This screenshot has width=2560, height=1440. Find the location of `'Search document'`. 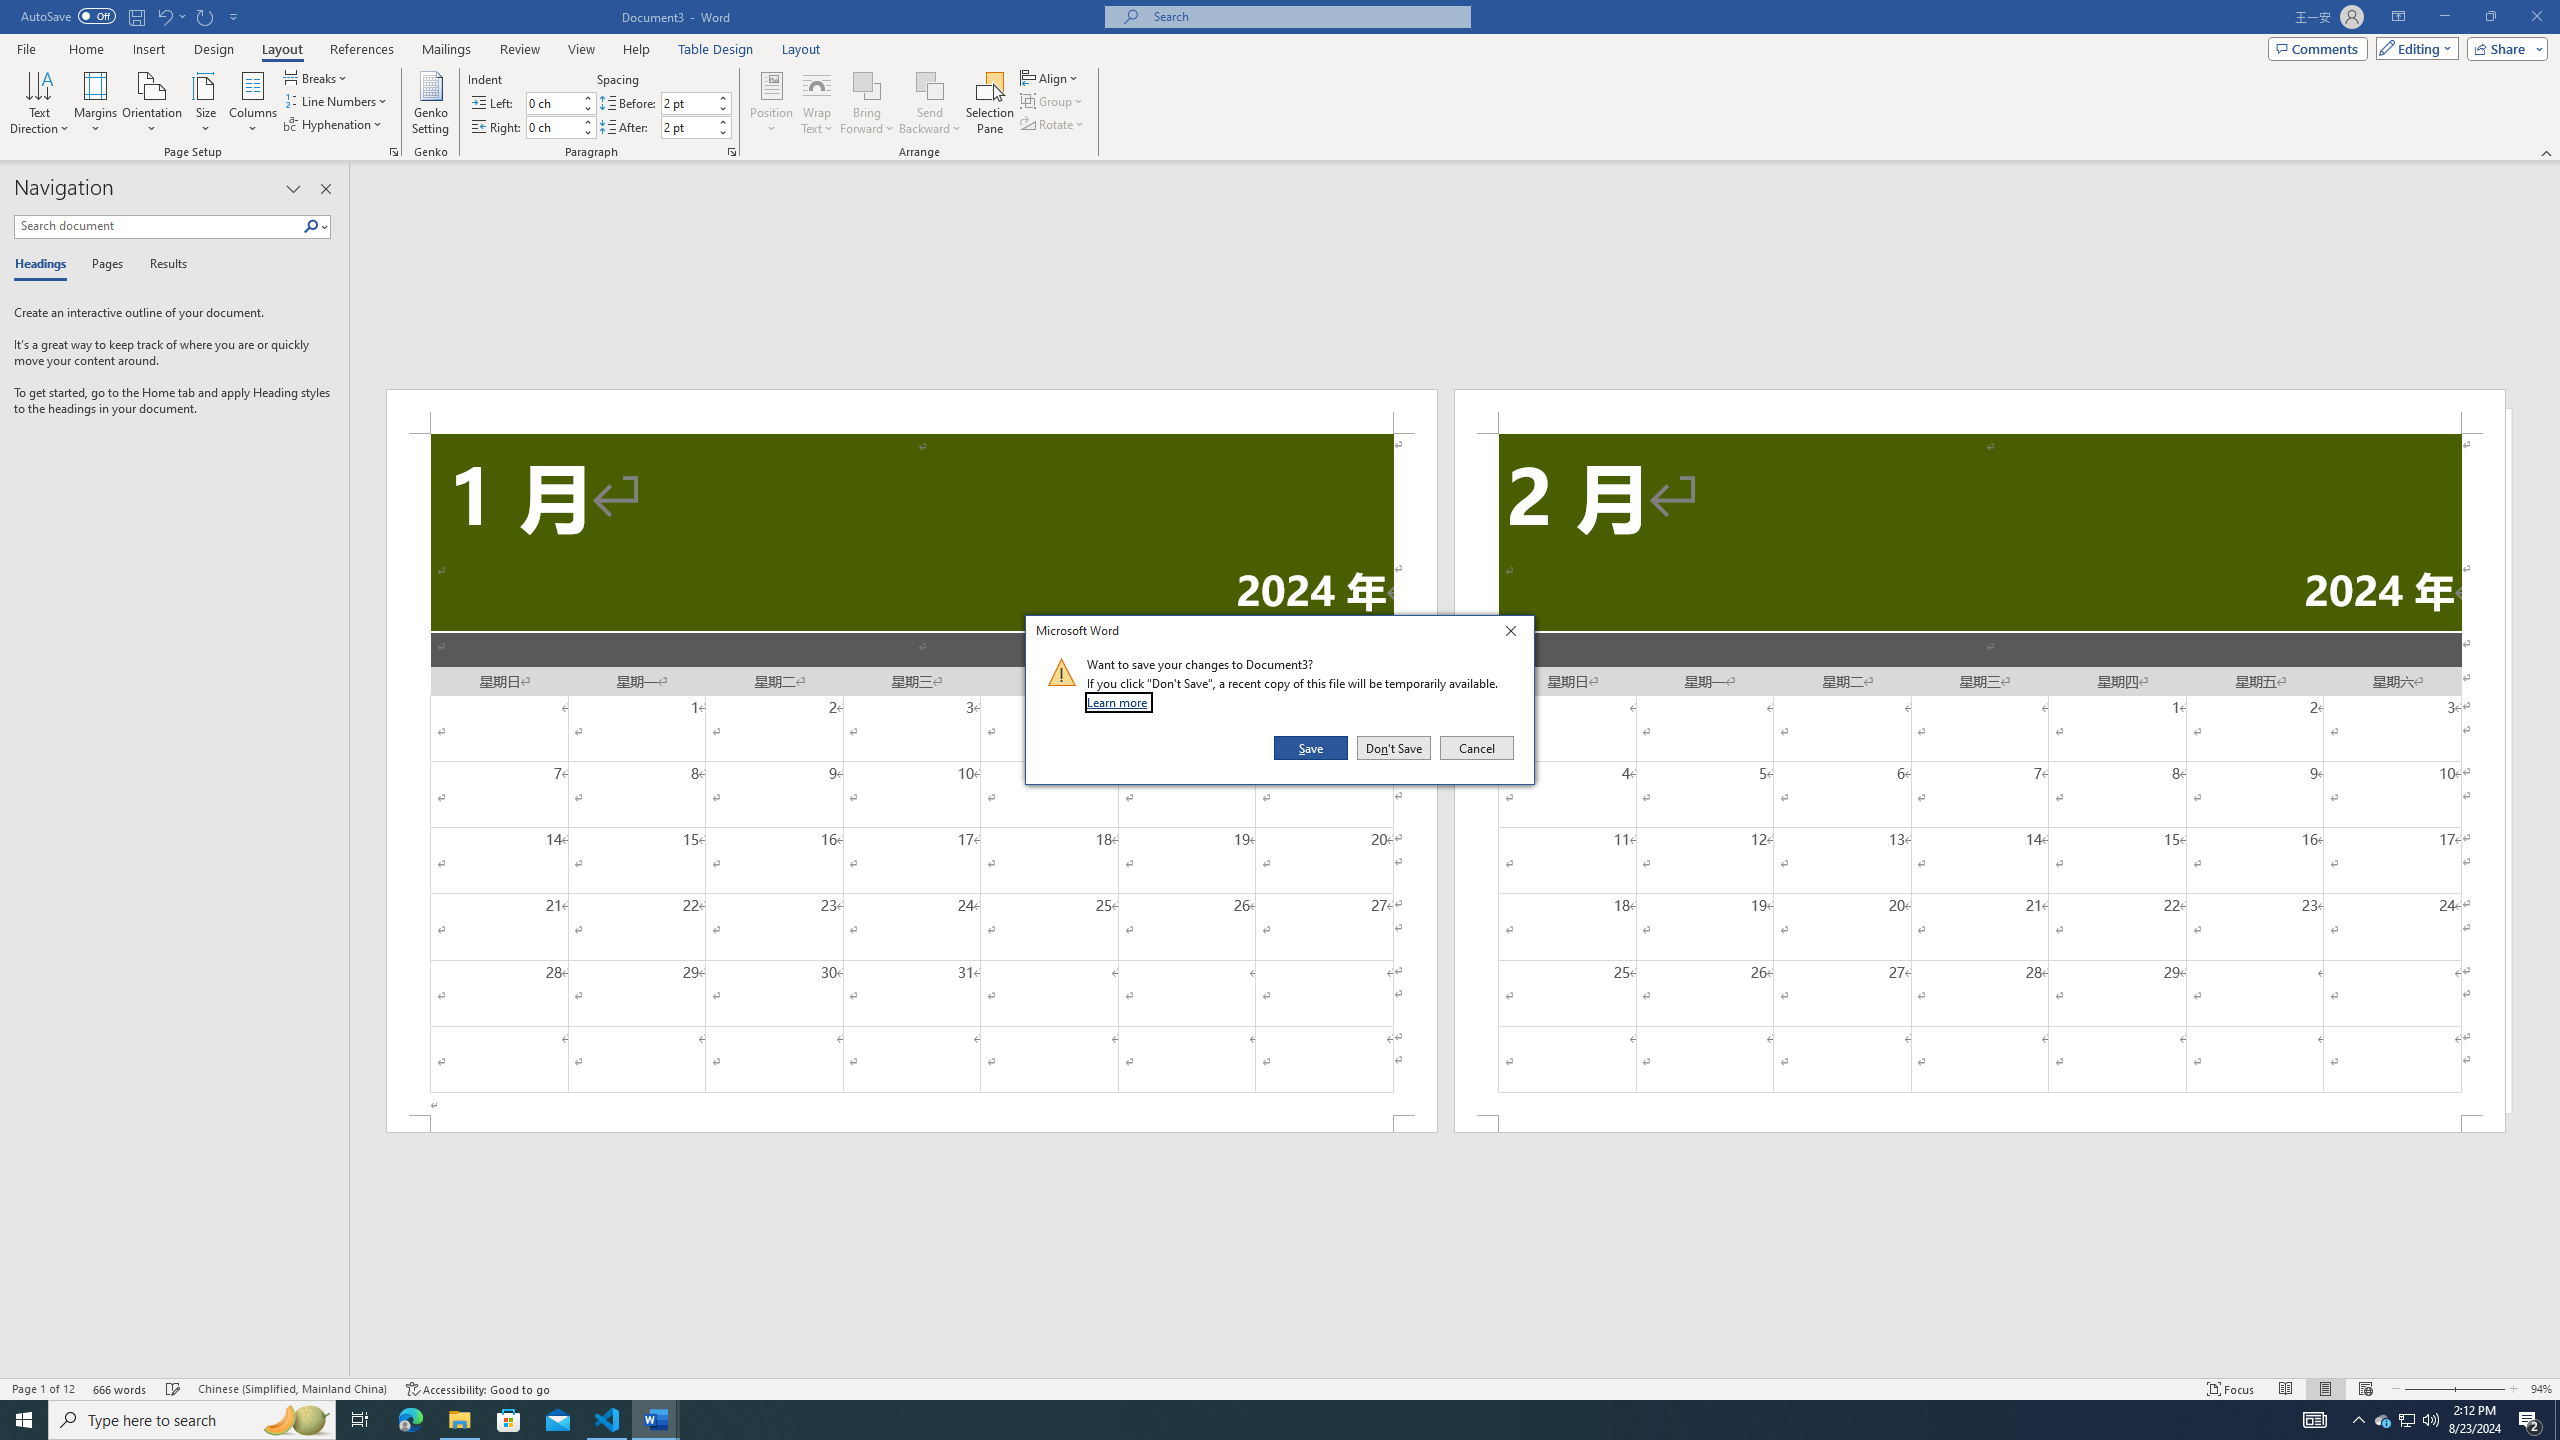

'Search document' is located at coordinates (158, 225).